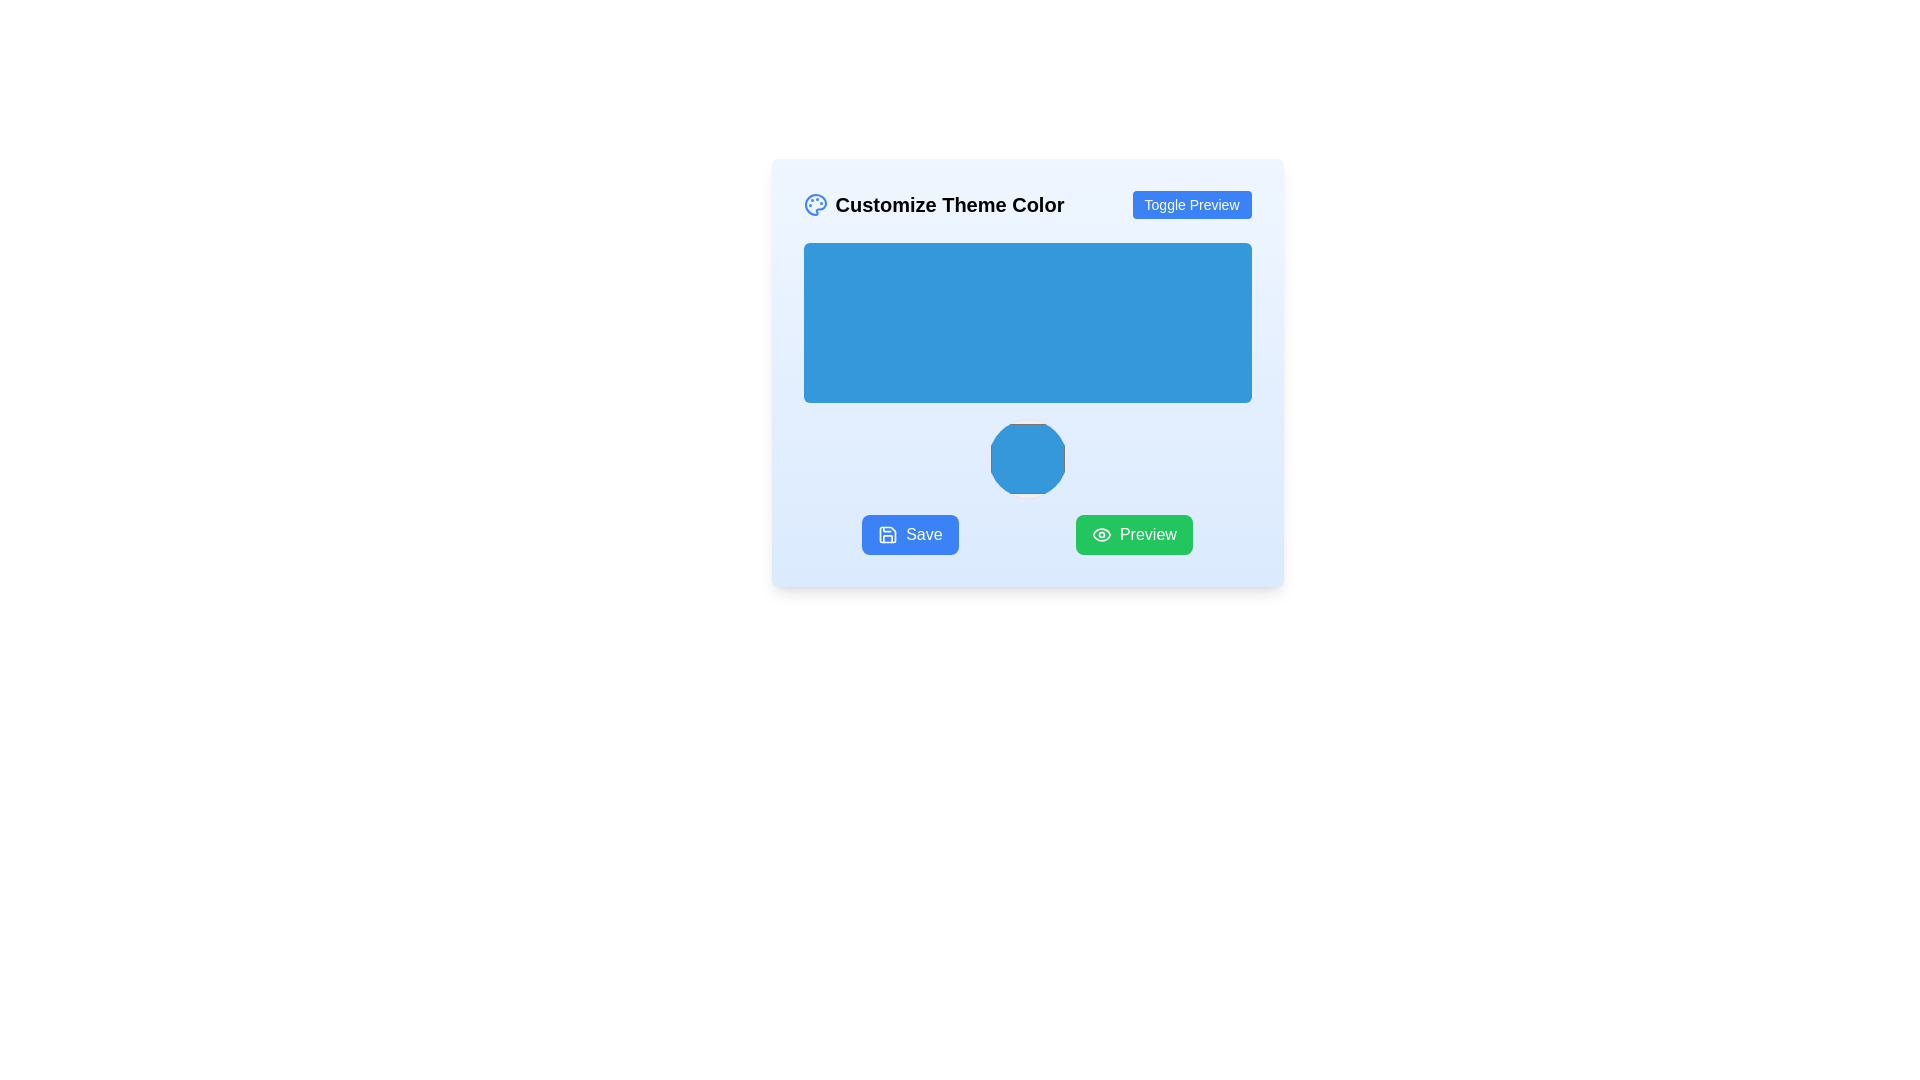  Describe the element at coordinates (1191, 204) in the screenshot. I see `the button that toggles the preview feature of the application, located on the right side of the layout adjacent to the title 'Customize Theme Color'` at that location.